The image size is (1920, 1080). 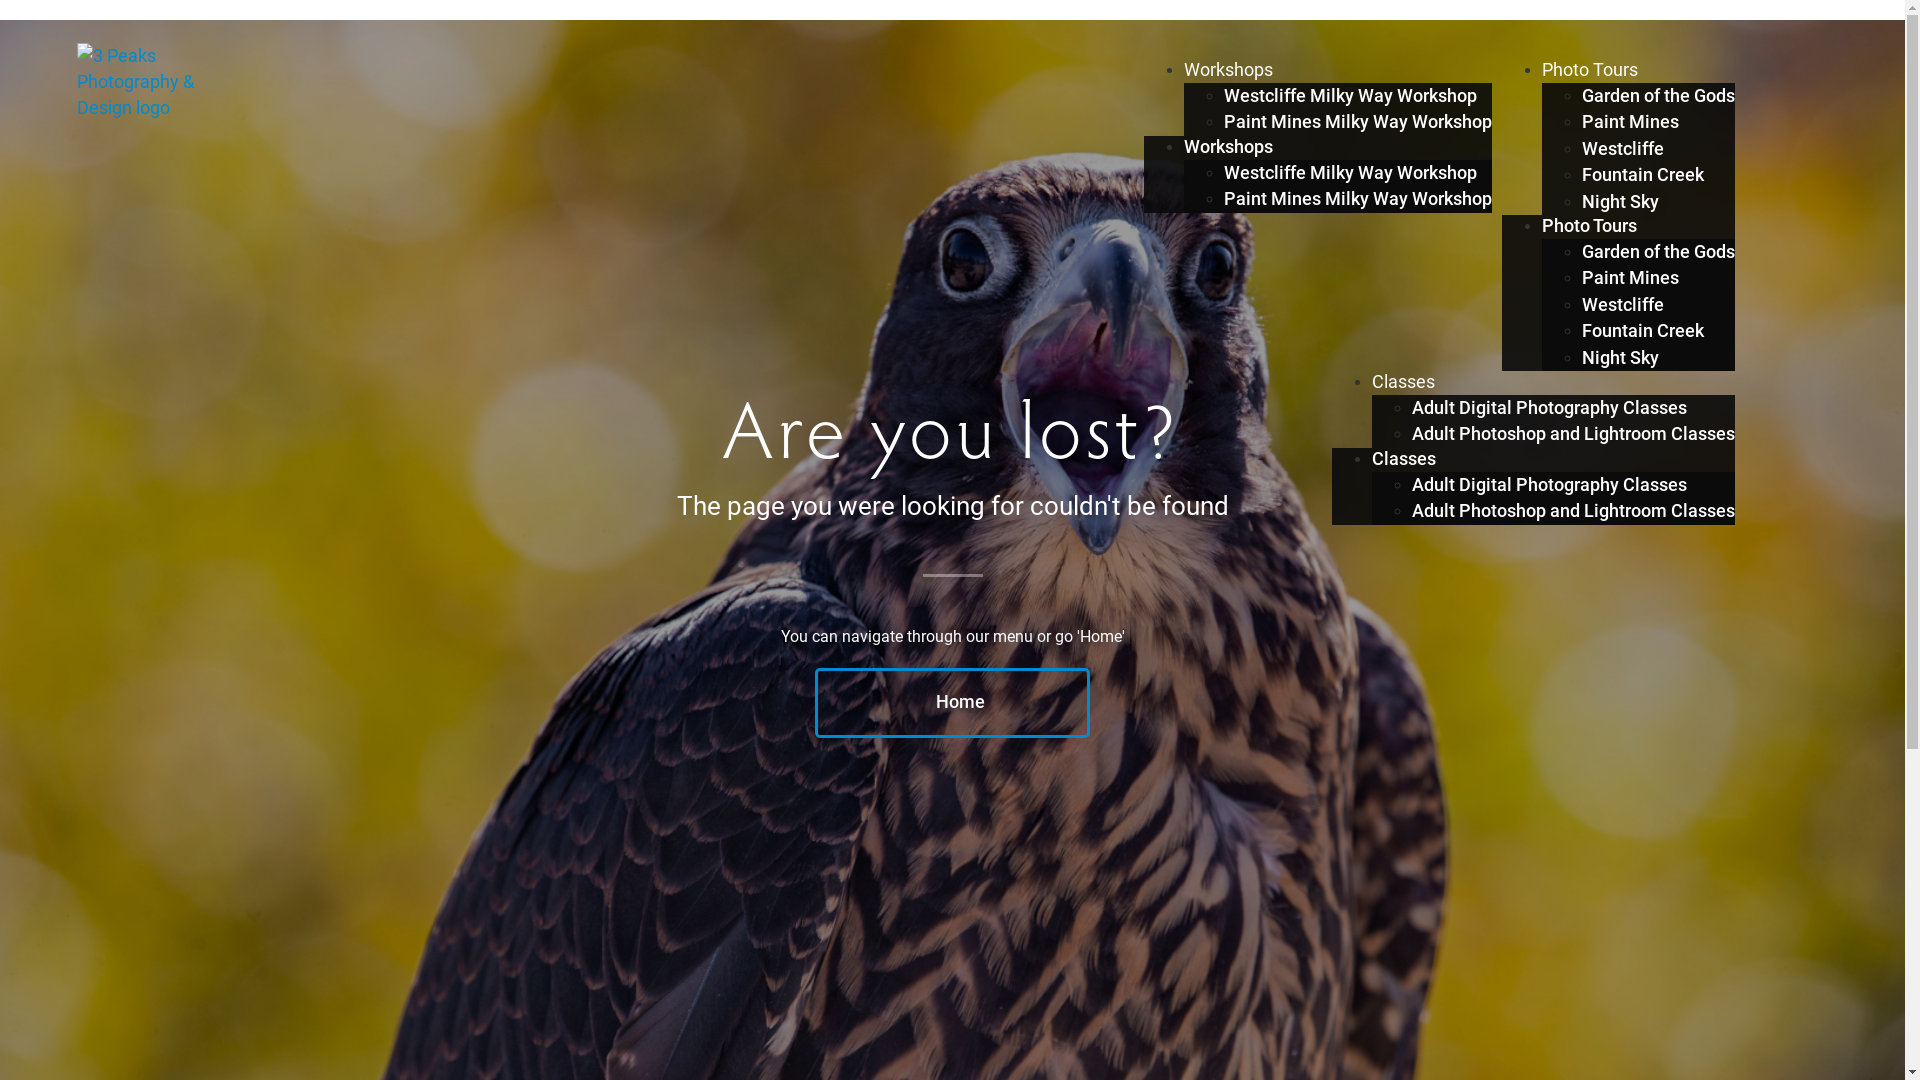 I want to click on 'Fountain Creek', so click(x=1642, y=330).